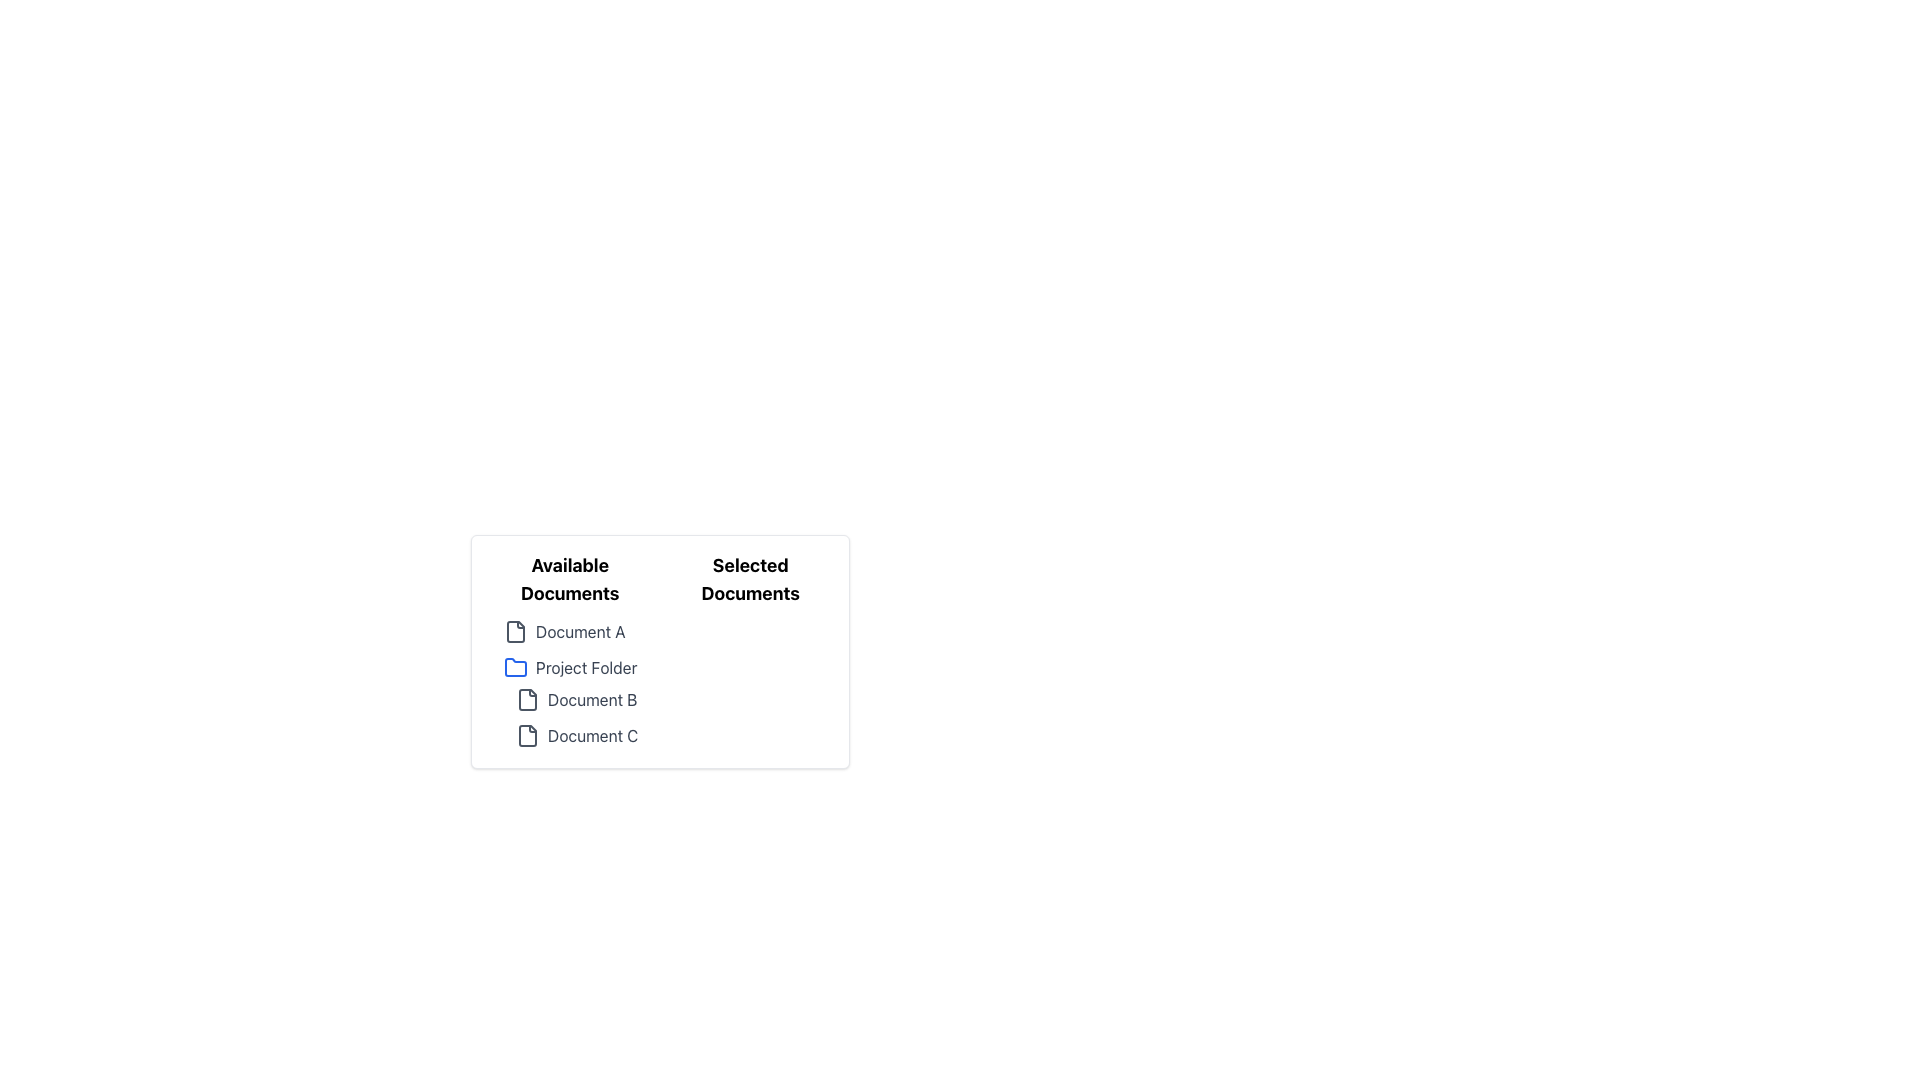 The height and width of the screenshot is (1080, 1920). I want to click on the icon representing 'Document C' in the bottom-left region of the 'Available Documents' panel, so click(528, 736).